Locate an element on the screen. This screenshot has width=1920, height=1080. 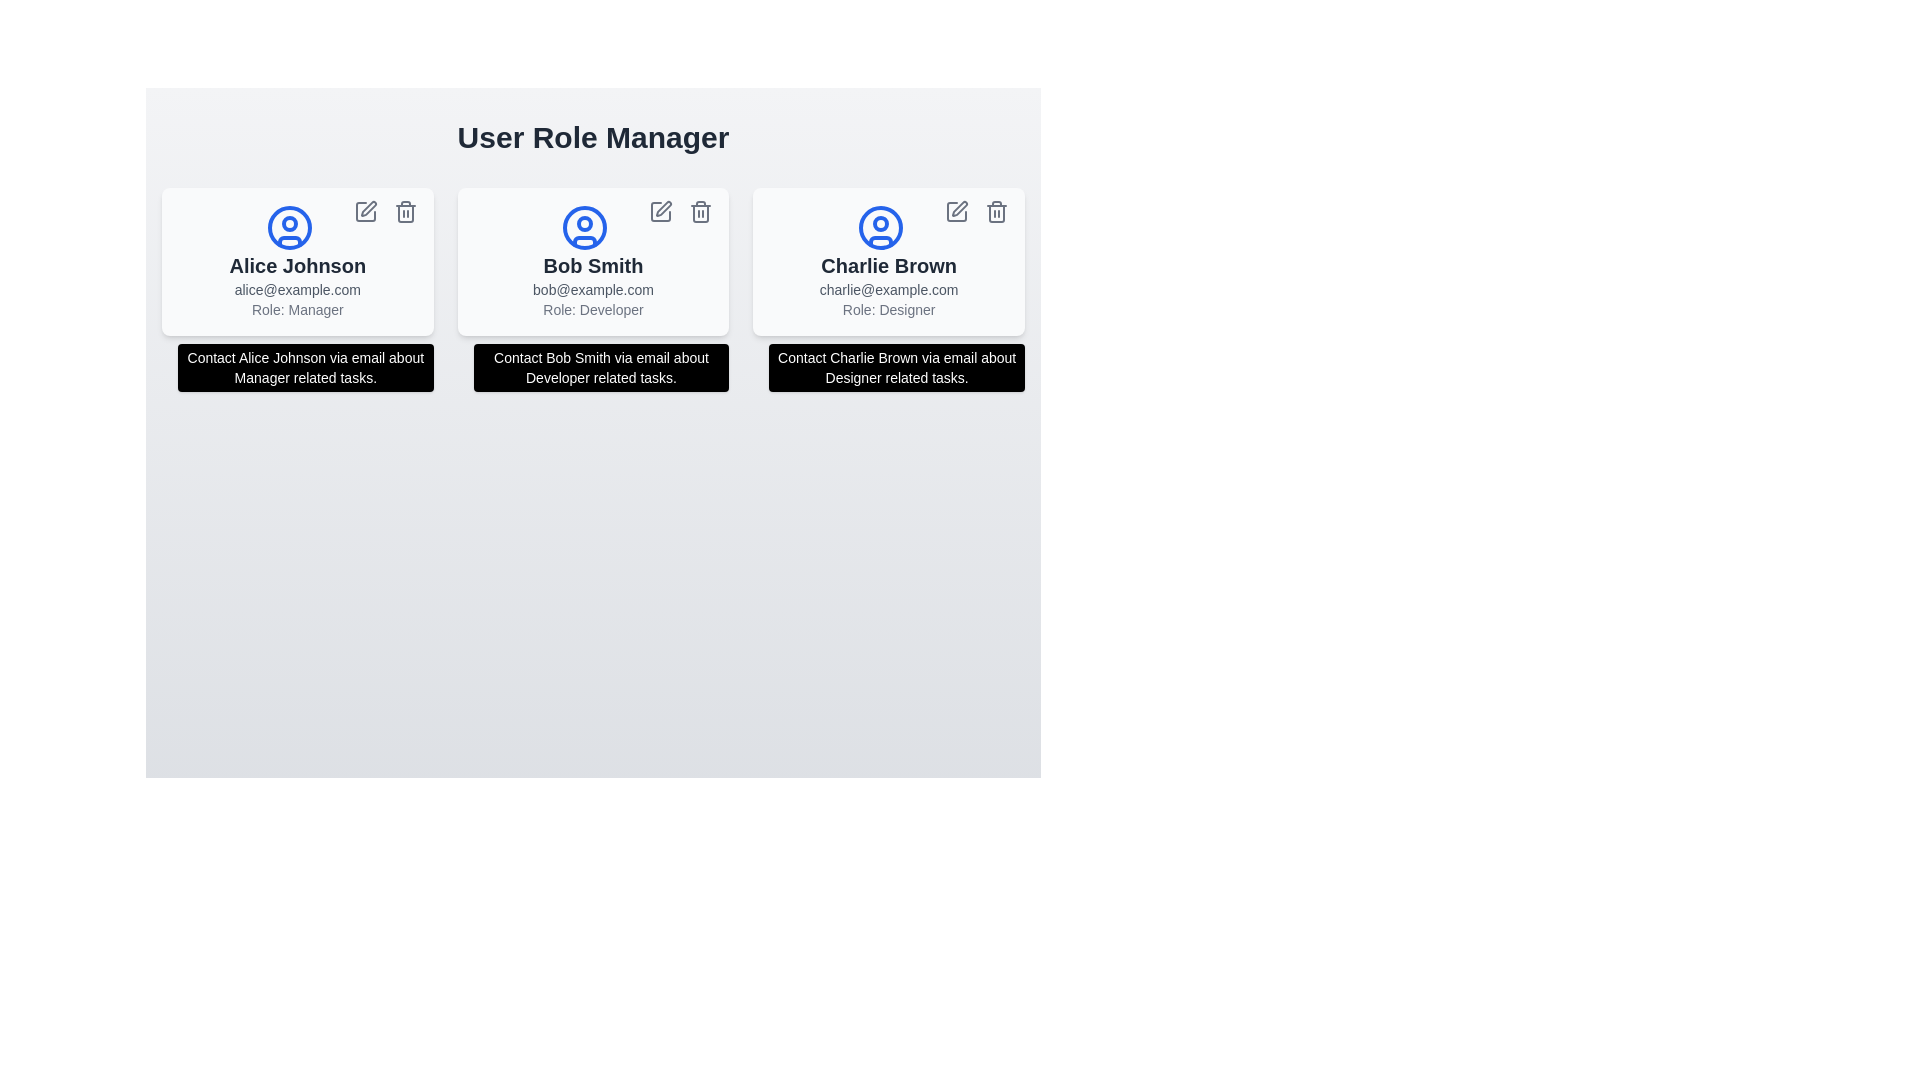
the delete button (trash icon) located in the top-right corner of the 'Alice Johnson' card is located at coordinates (404, 212).